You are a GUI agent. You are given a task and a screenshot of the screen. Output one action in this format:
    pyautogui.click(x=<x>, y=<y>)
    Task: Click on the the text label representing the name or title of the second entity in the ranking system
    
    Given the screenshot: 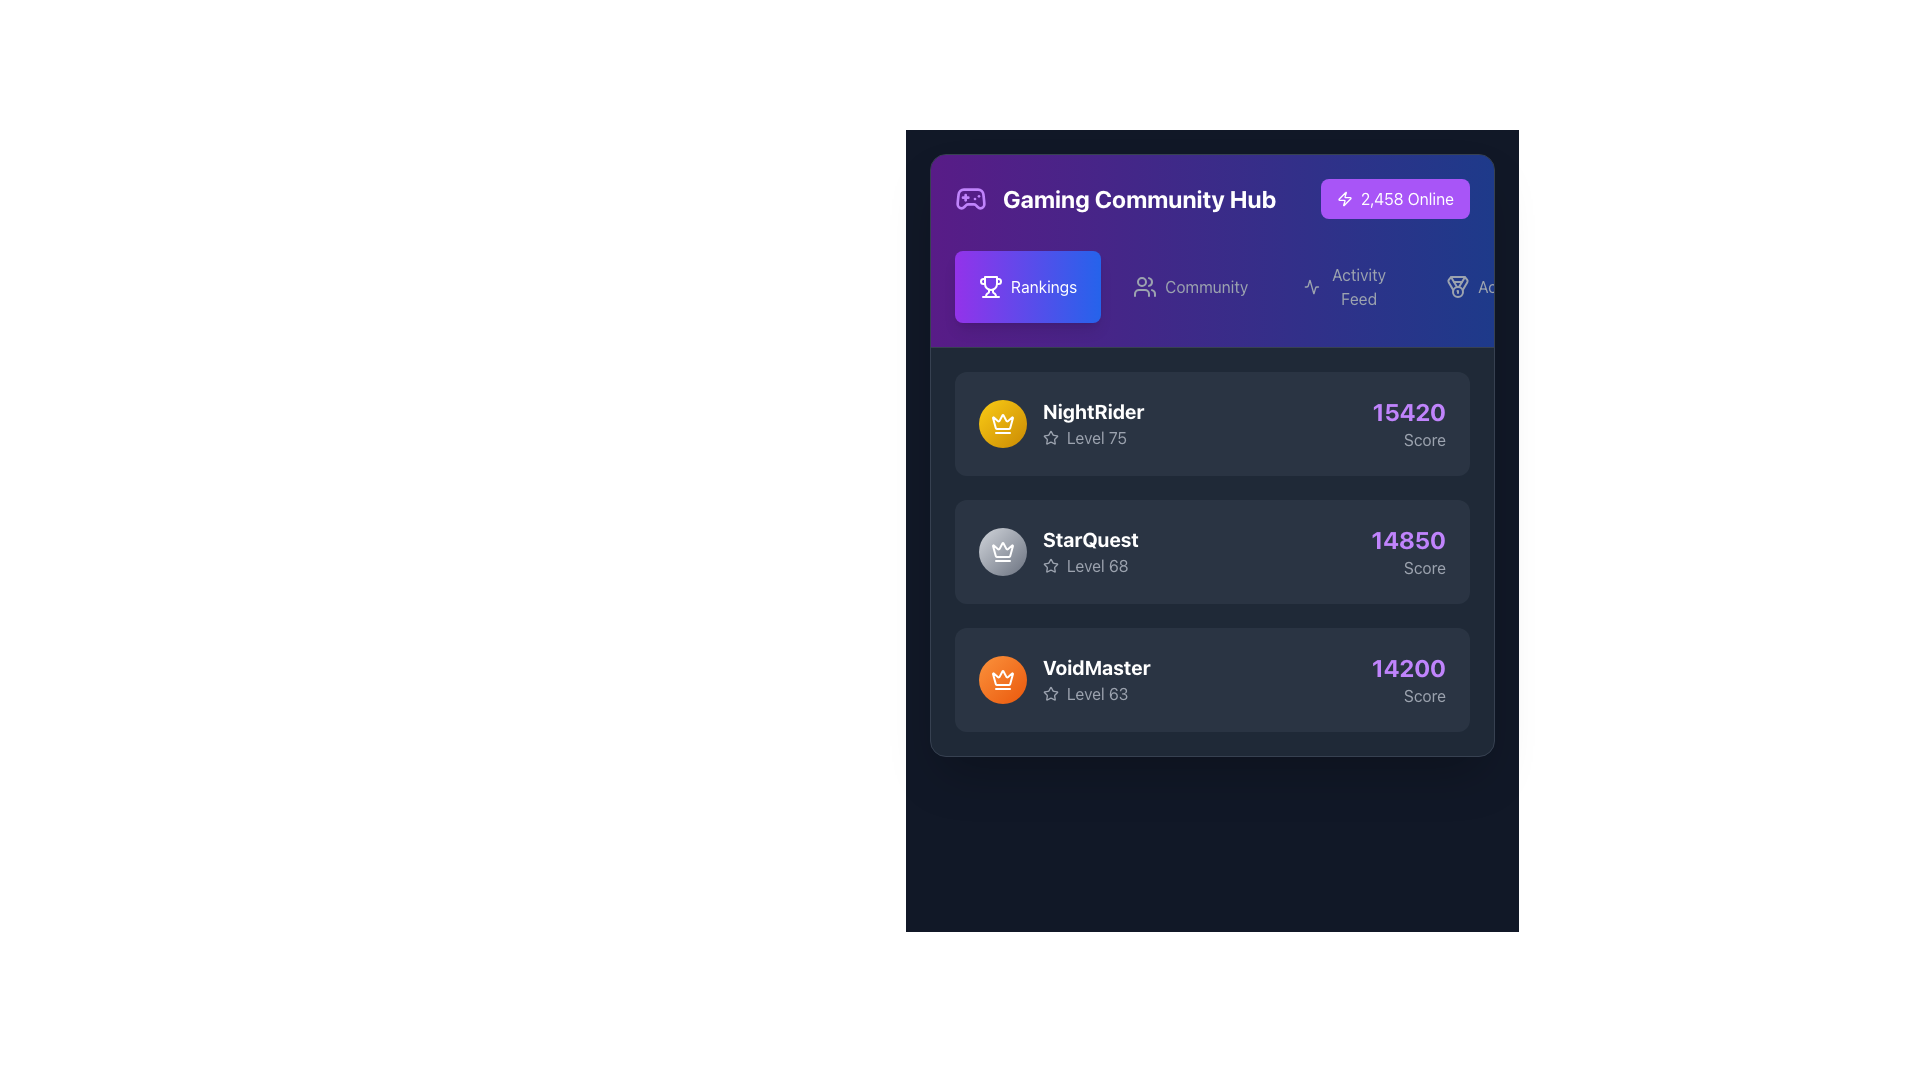 What is the action you would take?
    pyautogui.click(x=1089, y=540)
    